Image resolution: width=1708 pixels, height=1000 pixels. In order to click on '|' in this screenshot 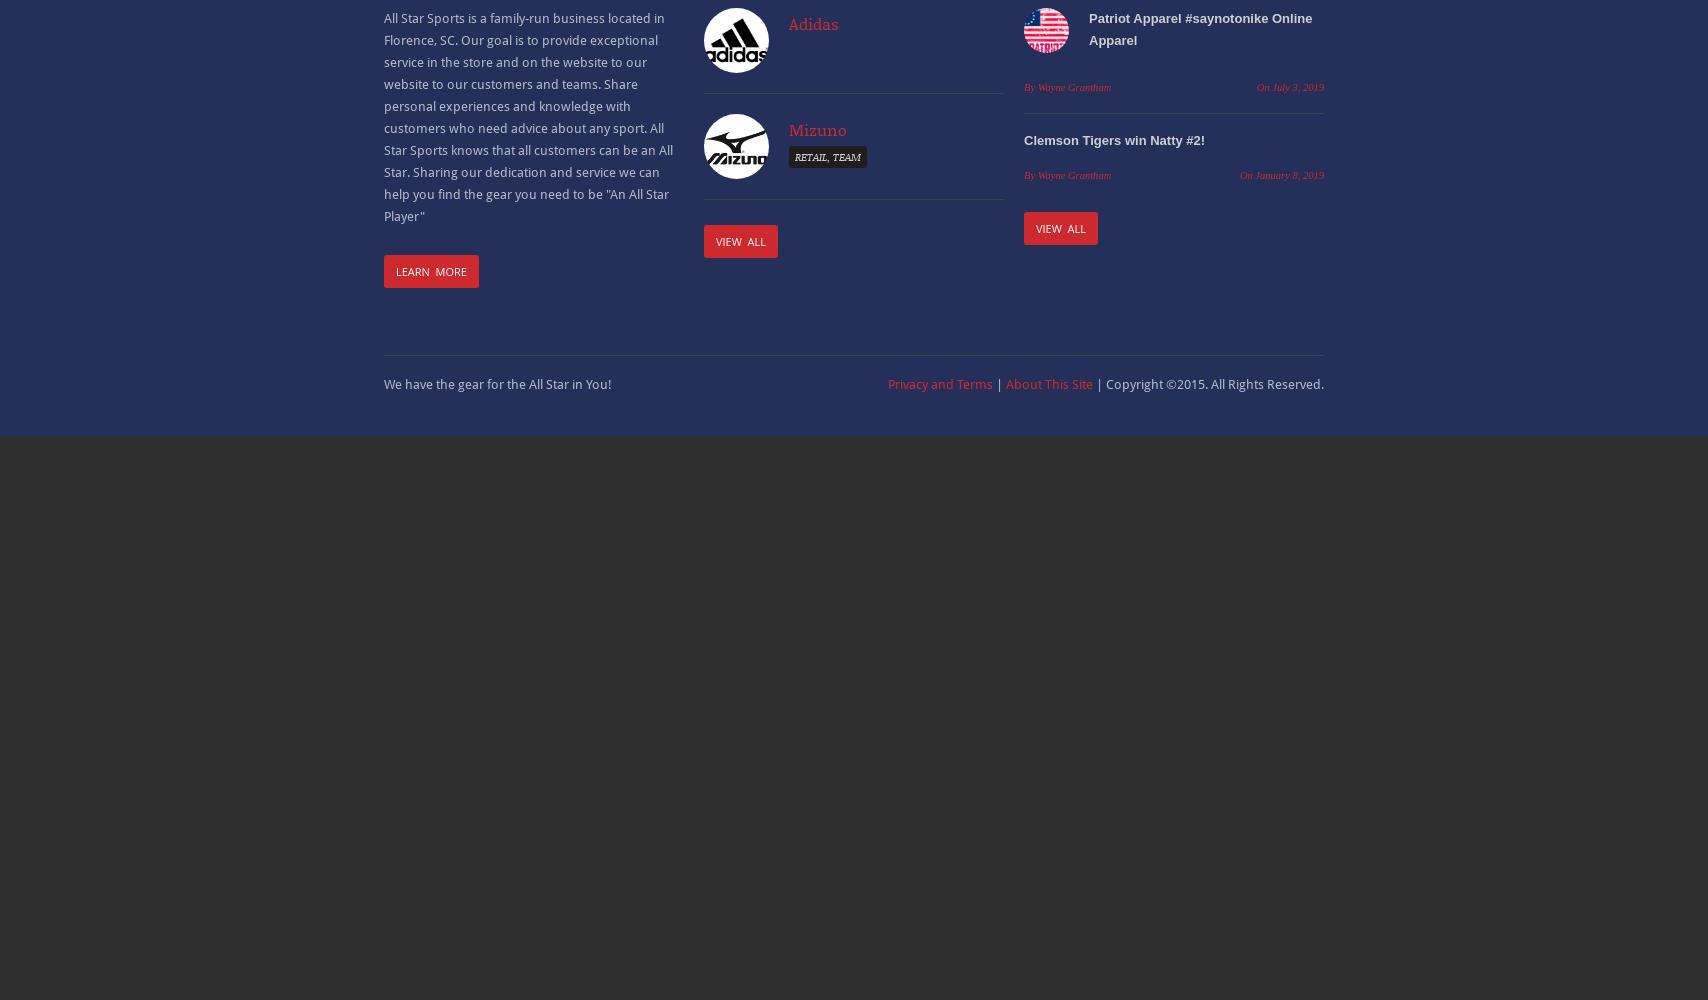, I will do `click(999, 384)`.